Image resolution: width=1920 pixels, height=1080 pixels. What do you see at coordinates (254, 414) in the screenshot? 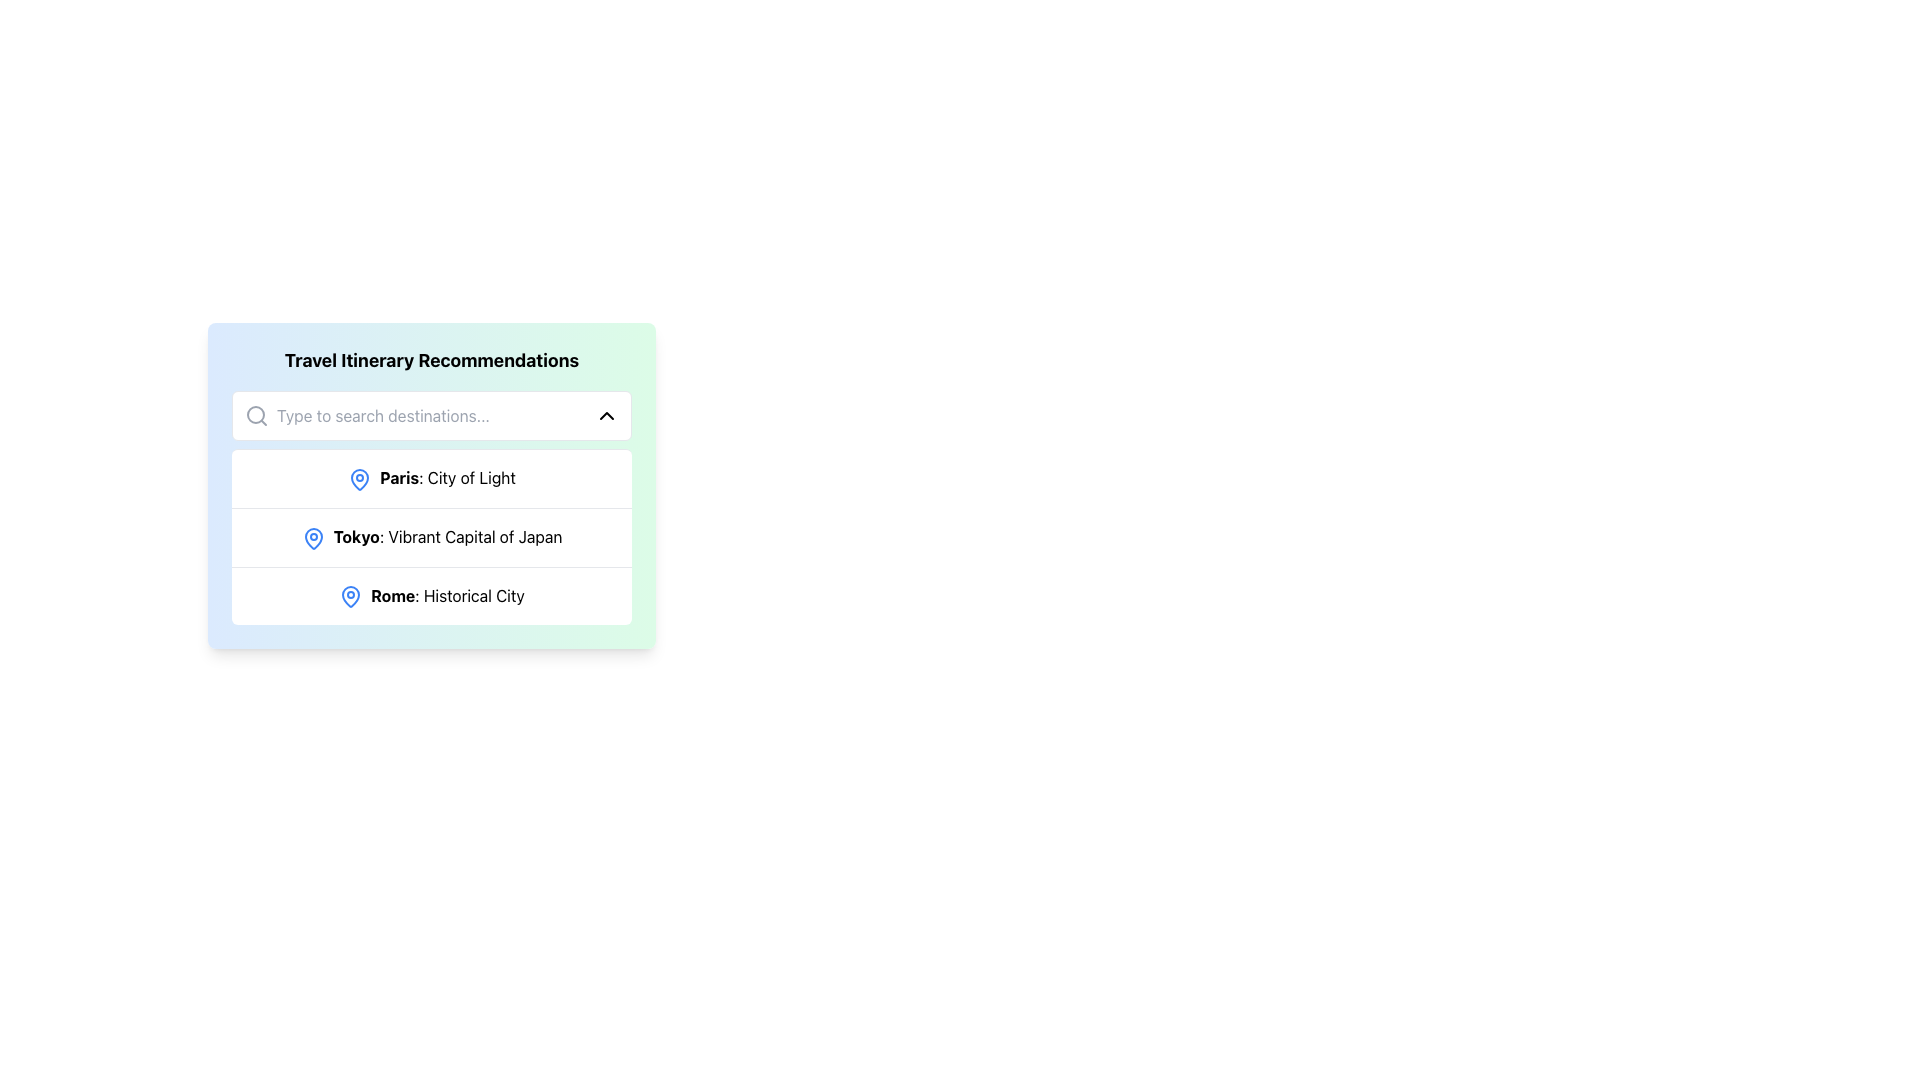
I see `the Circle SVG element that forms part of the search icon, which is located to the left of the search bar` at bounding box center [254, 414].